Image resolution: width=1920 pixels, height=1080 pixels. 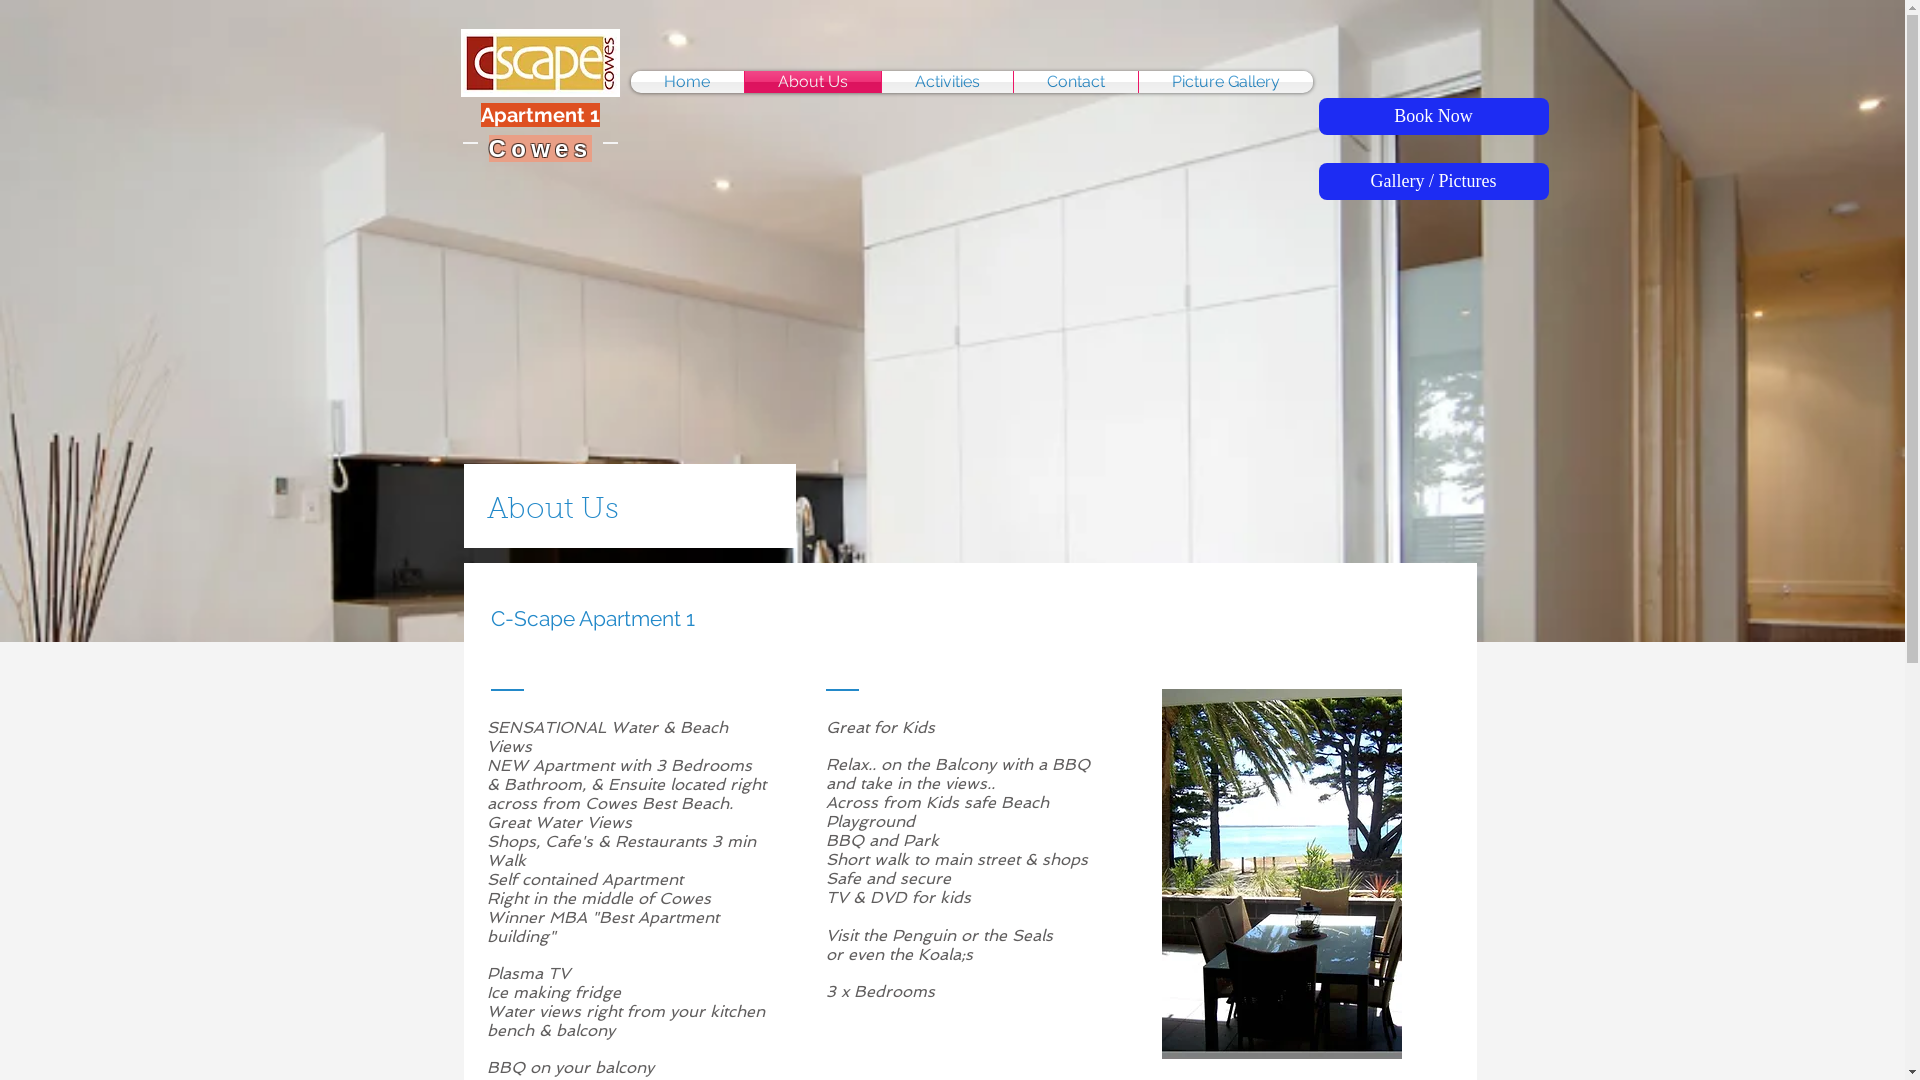 What do you see at coordinates (686, 80) in the screenshot?
I see `'Home'` at bounding box center [686, 80].